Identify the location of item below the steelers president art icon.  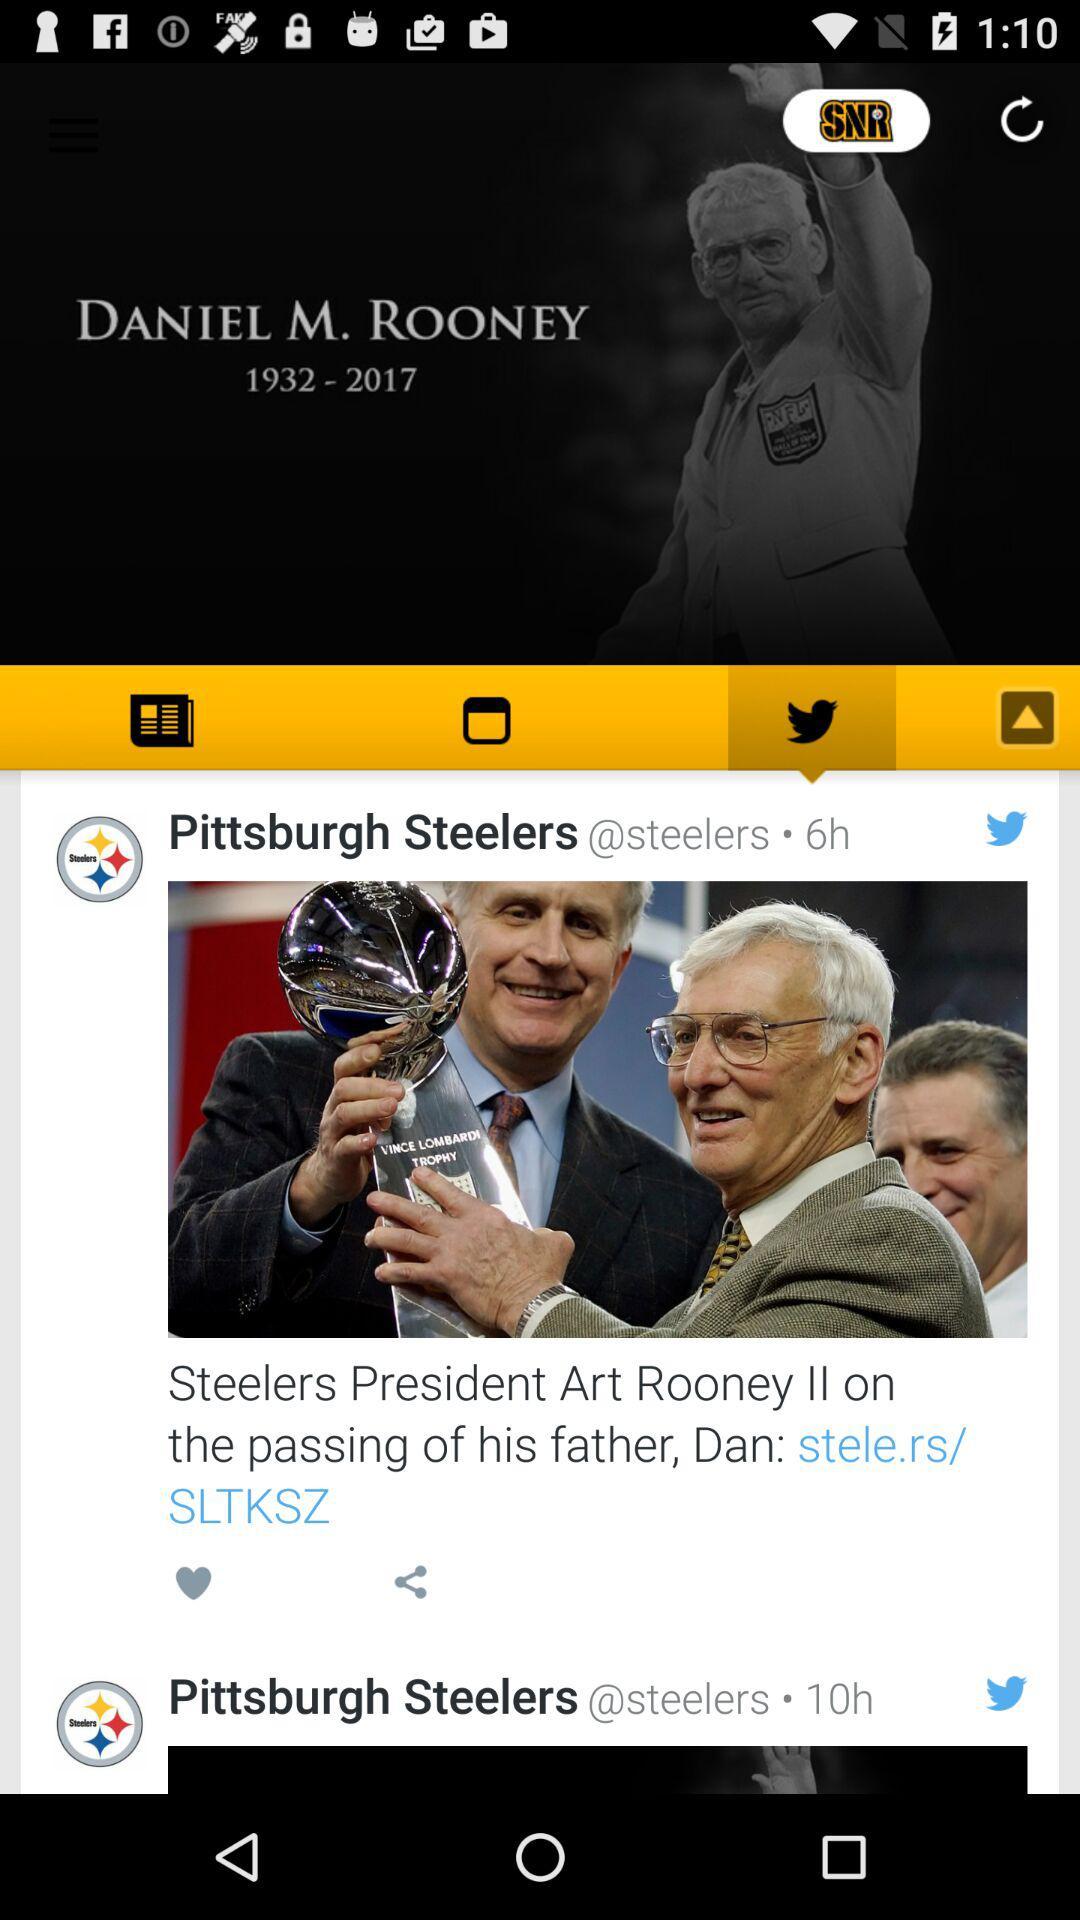
(822, 1696).